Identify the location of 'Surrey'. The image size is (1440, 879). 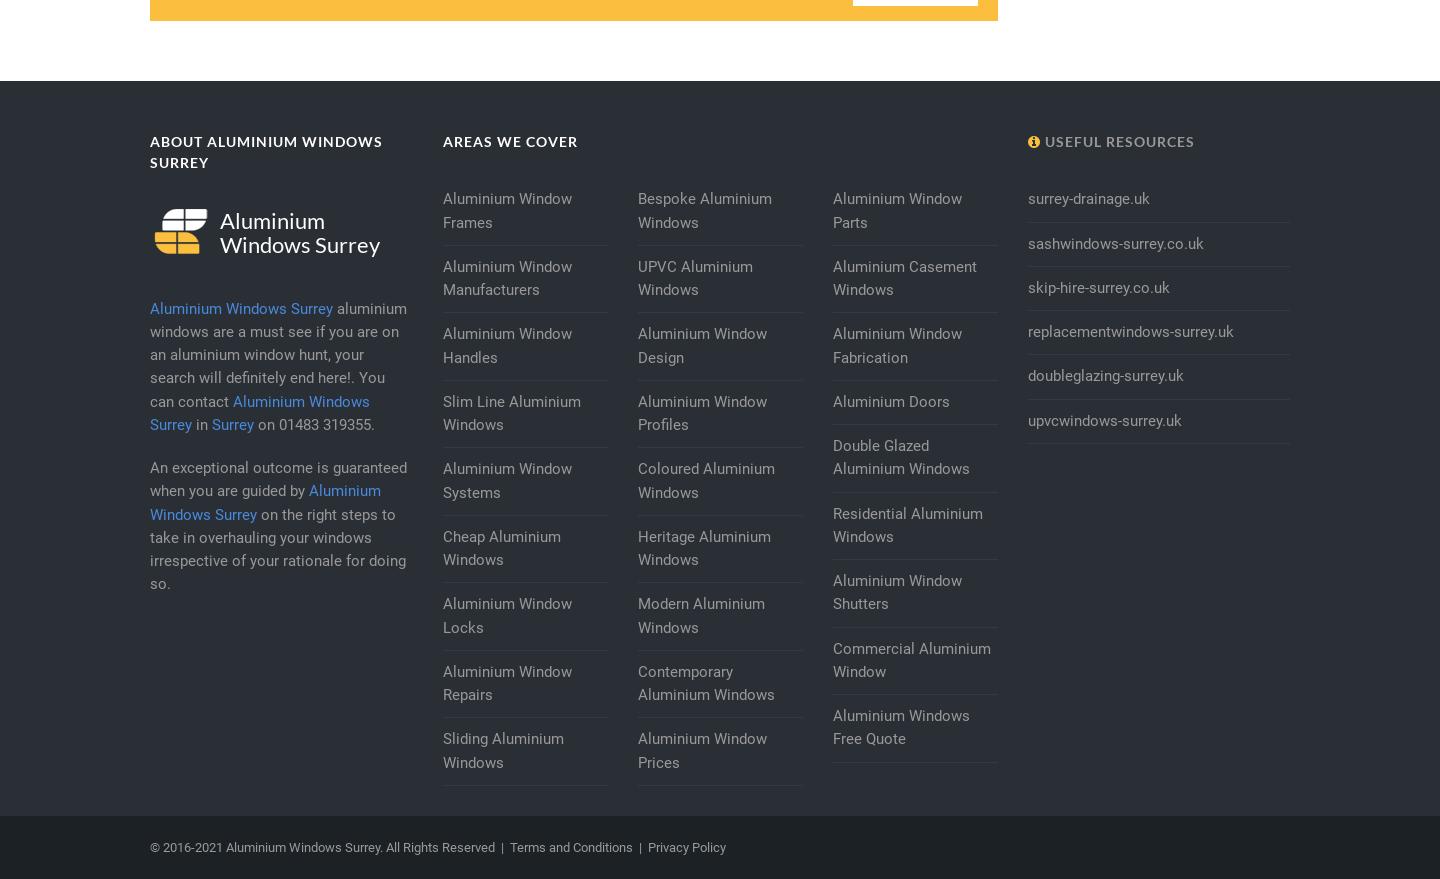
(232, 423).